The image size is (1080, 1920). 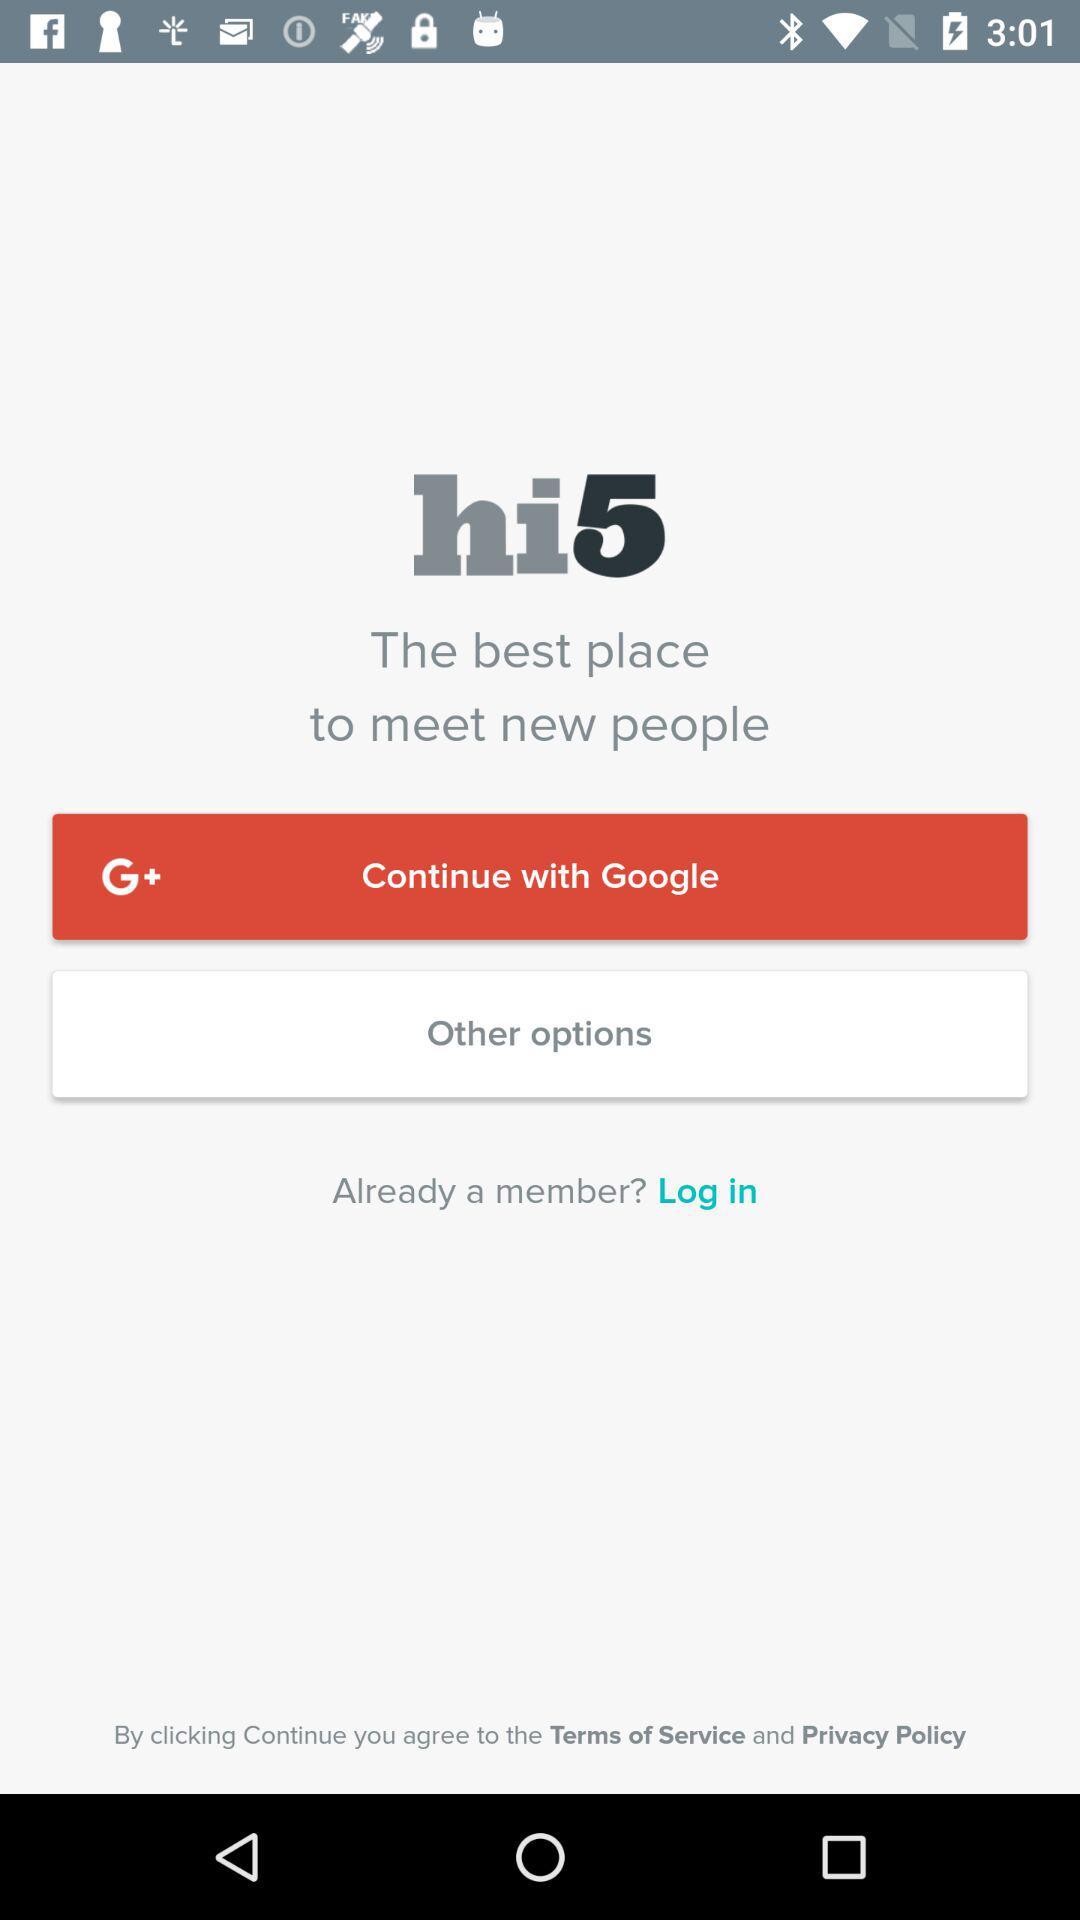 I want to click on the by clicking continue icon, so click(x=540, y=1734).